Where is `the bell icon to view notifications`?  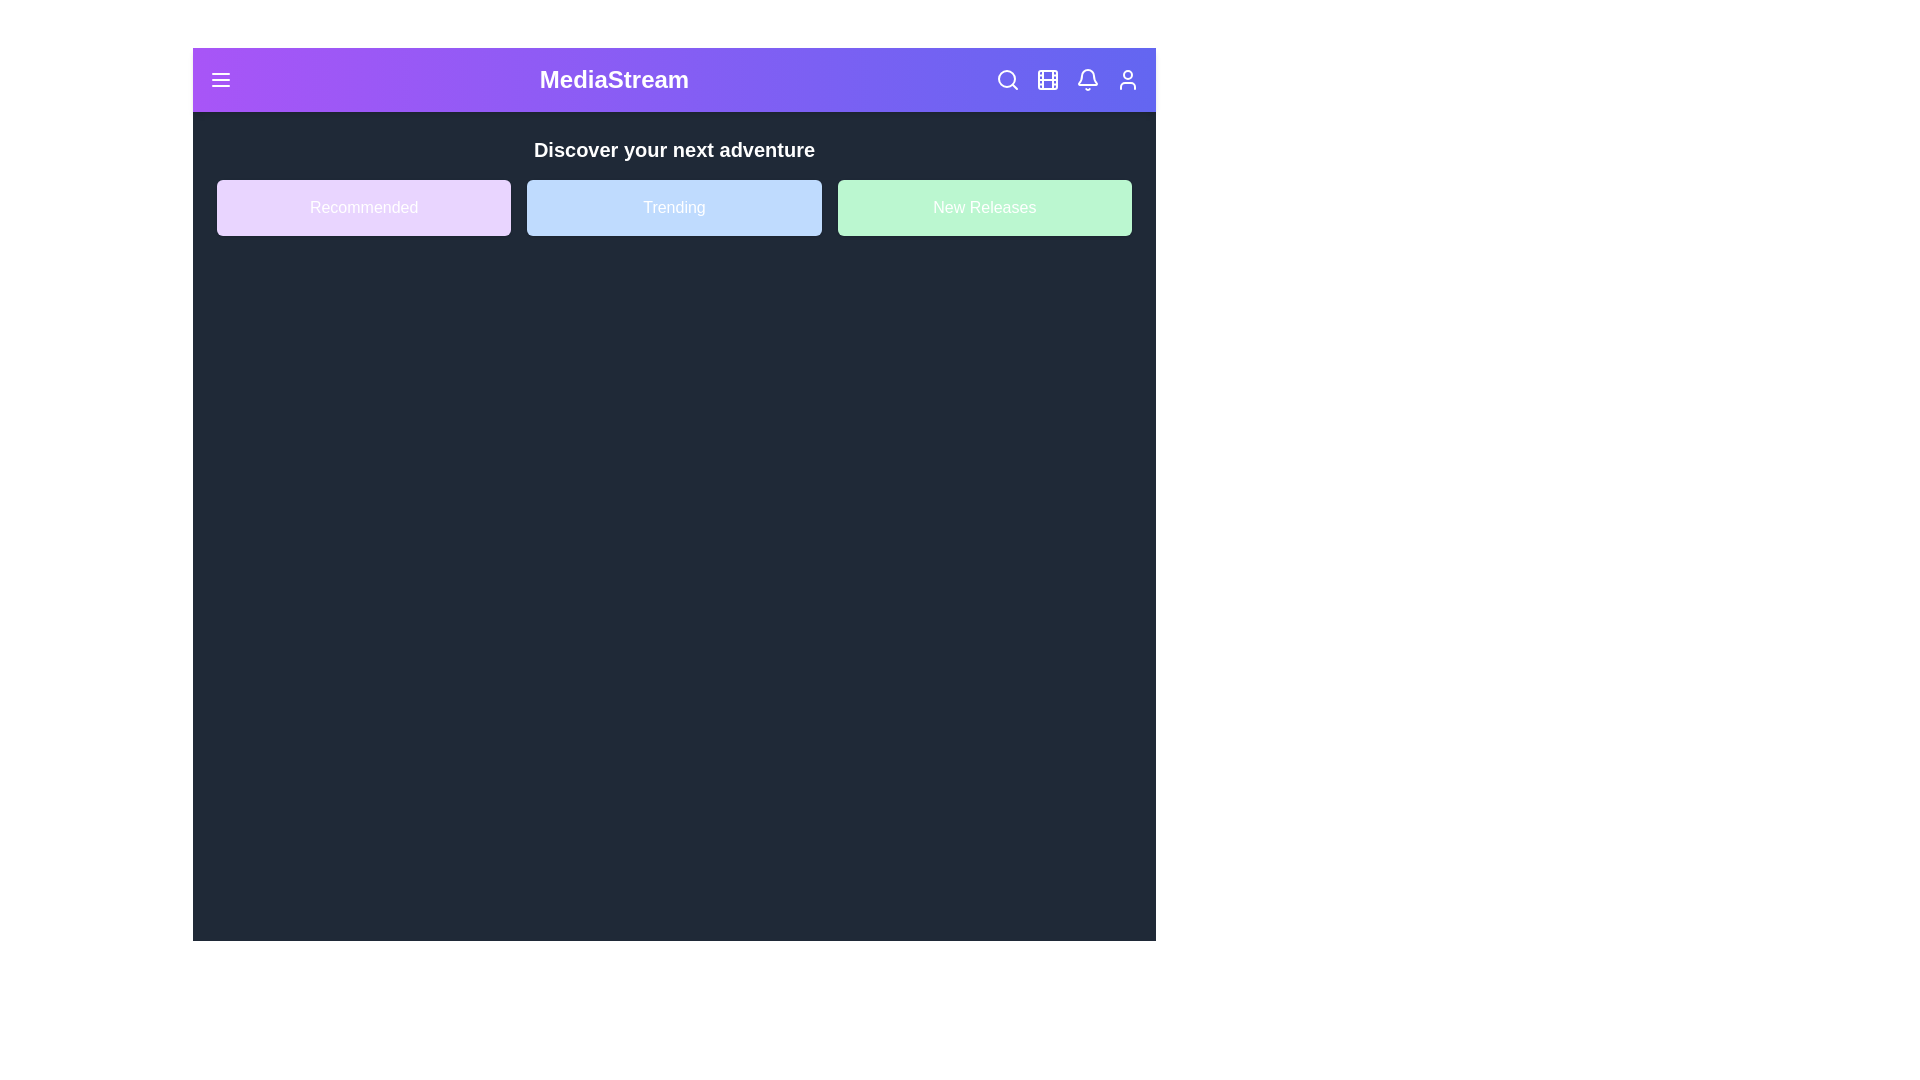 the bell icon to view notifications is located at coordinates (1087, 79).